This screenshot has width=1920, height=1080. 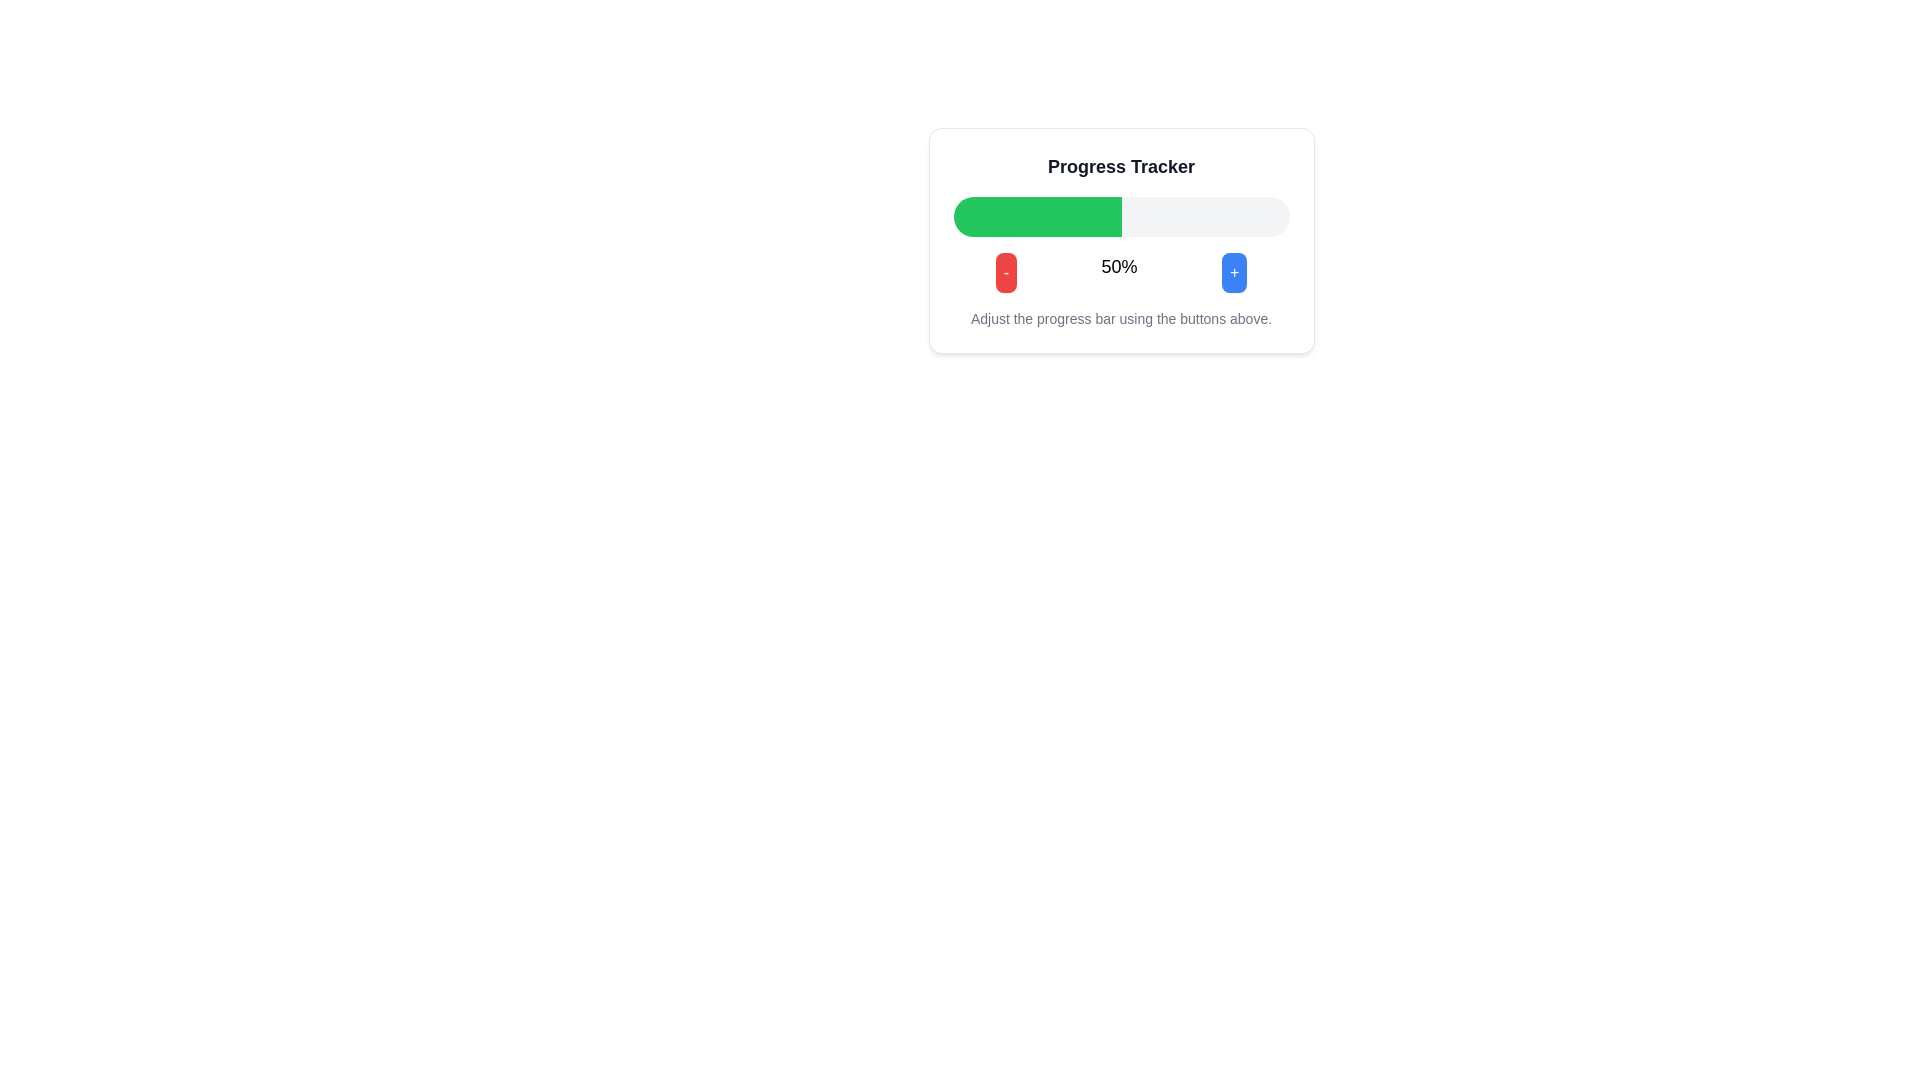 I want to click on the increment button located in the bottom-right section of the progress control interface, adjacent to the displayed percentage value ('50%'), so click(x=1233, y=273).